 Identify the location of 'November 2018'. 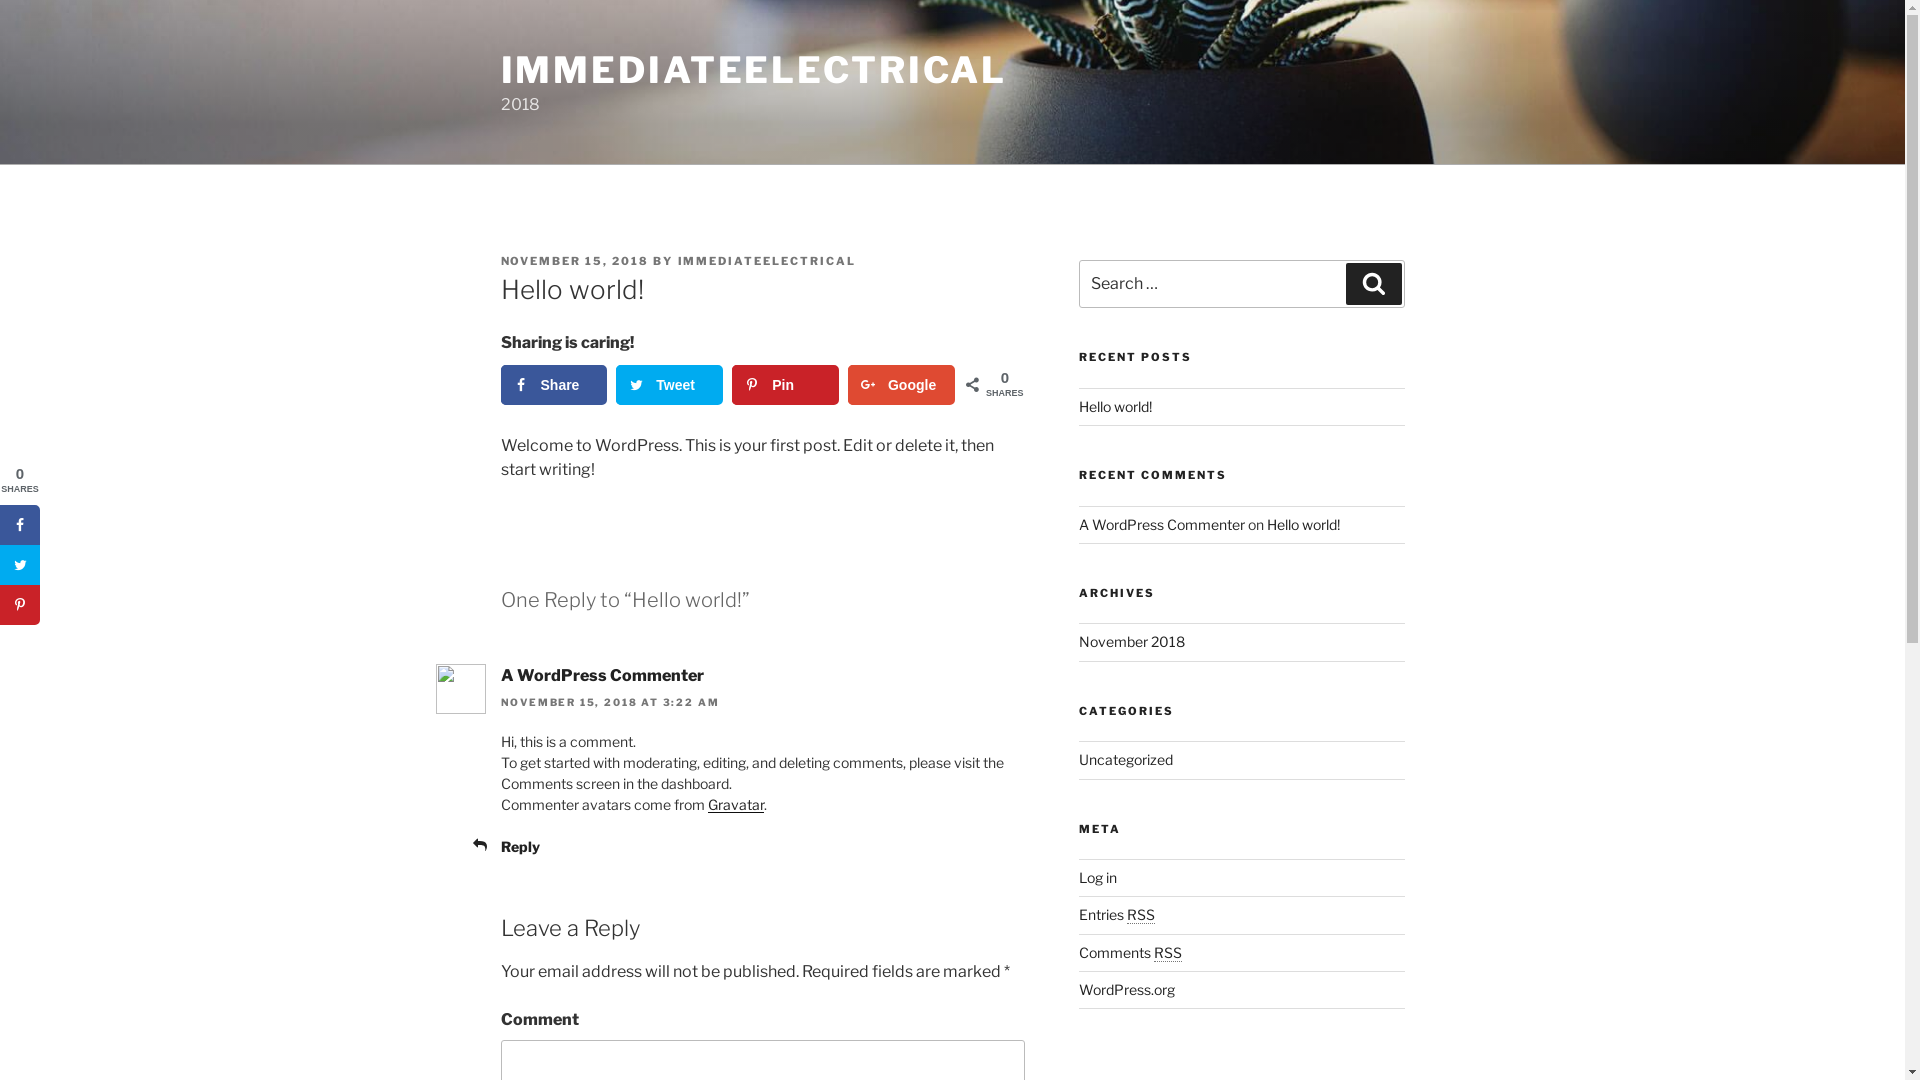
(1132, 641).